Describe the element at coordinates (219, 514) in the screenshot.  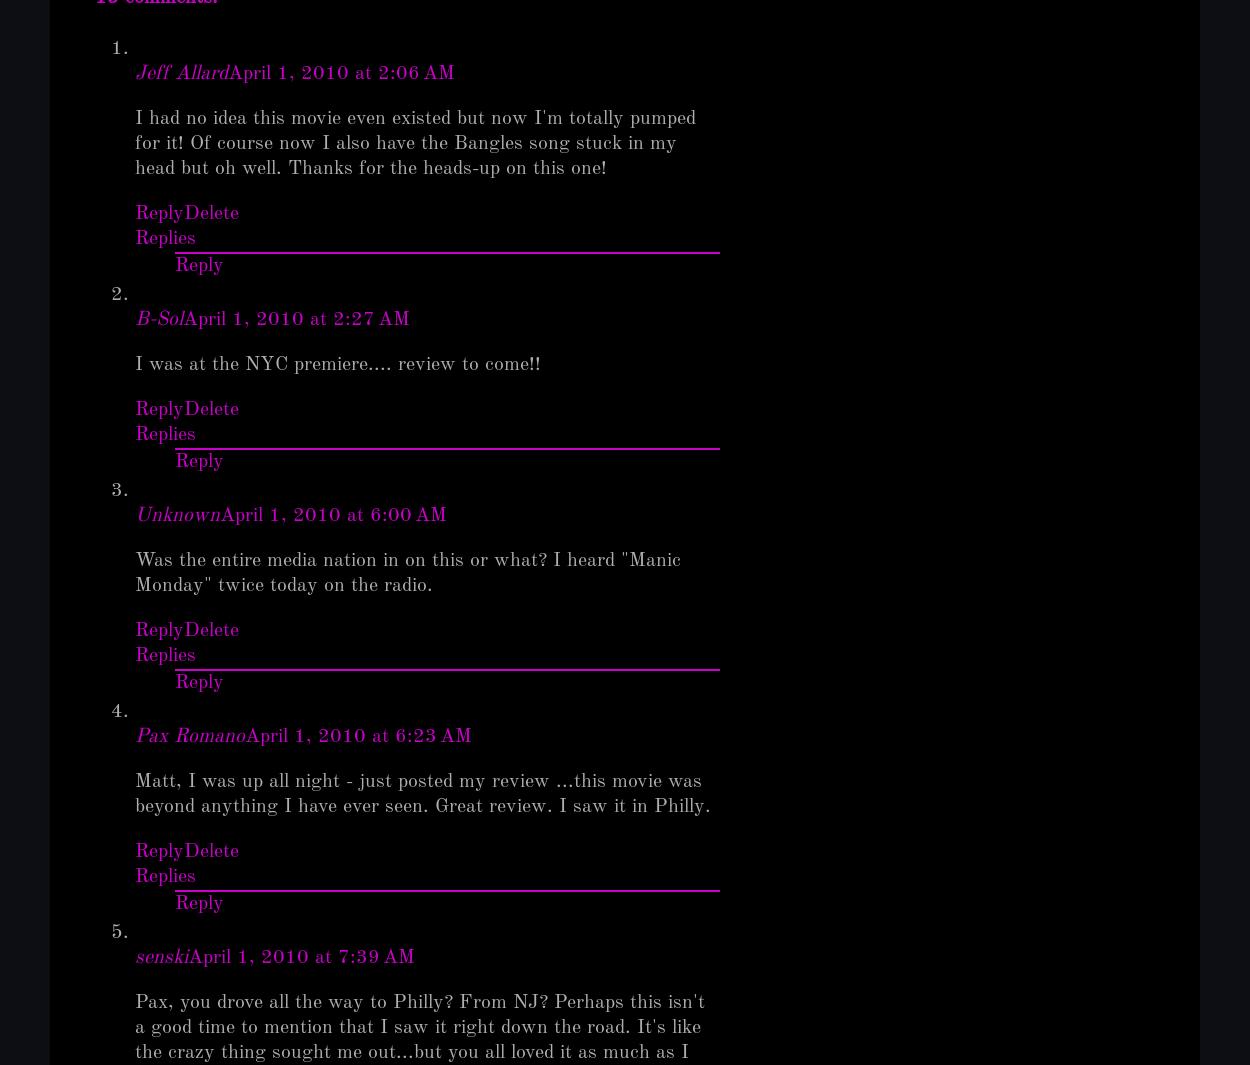
I see `'April 1, 2010 at 6:00 AM'` at that location.